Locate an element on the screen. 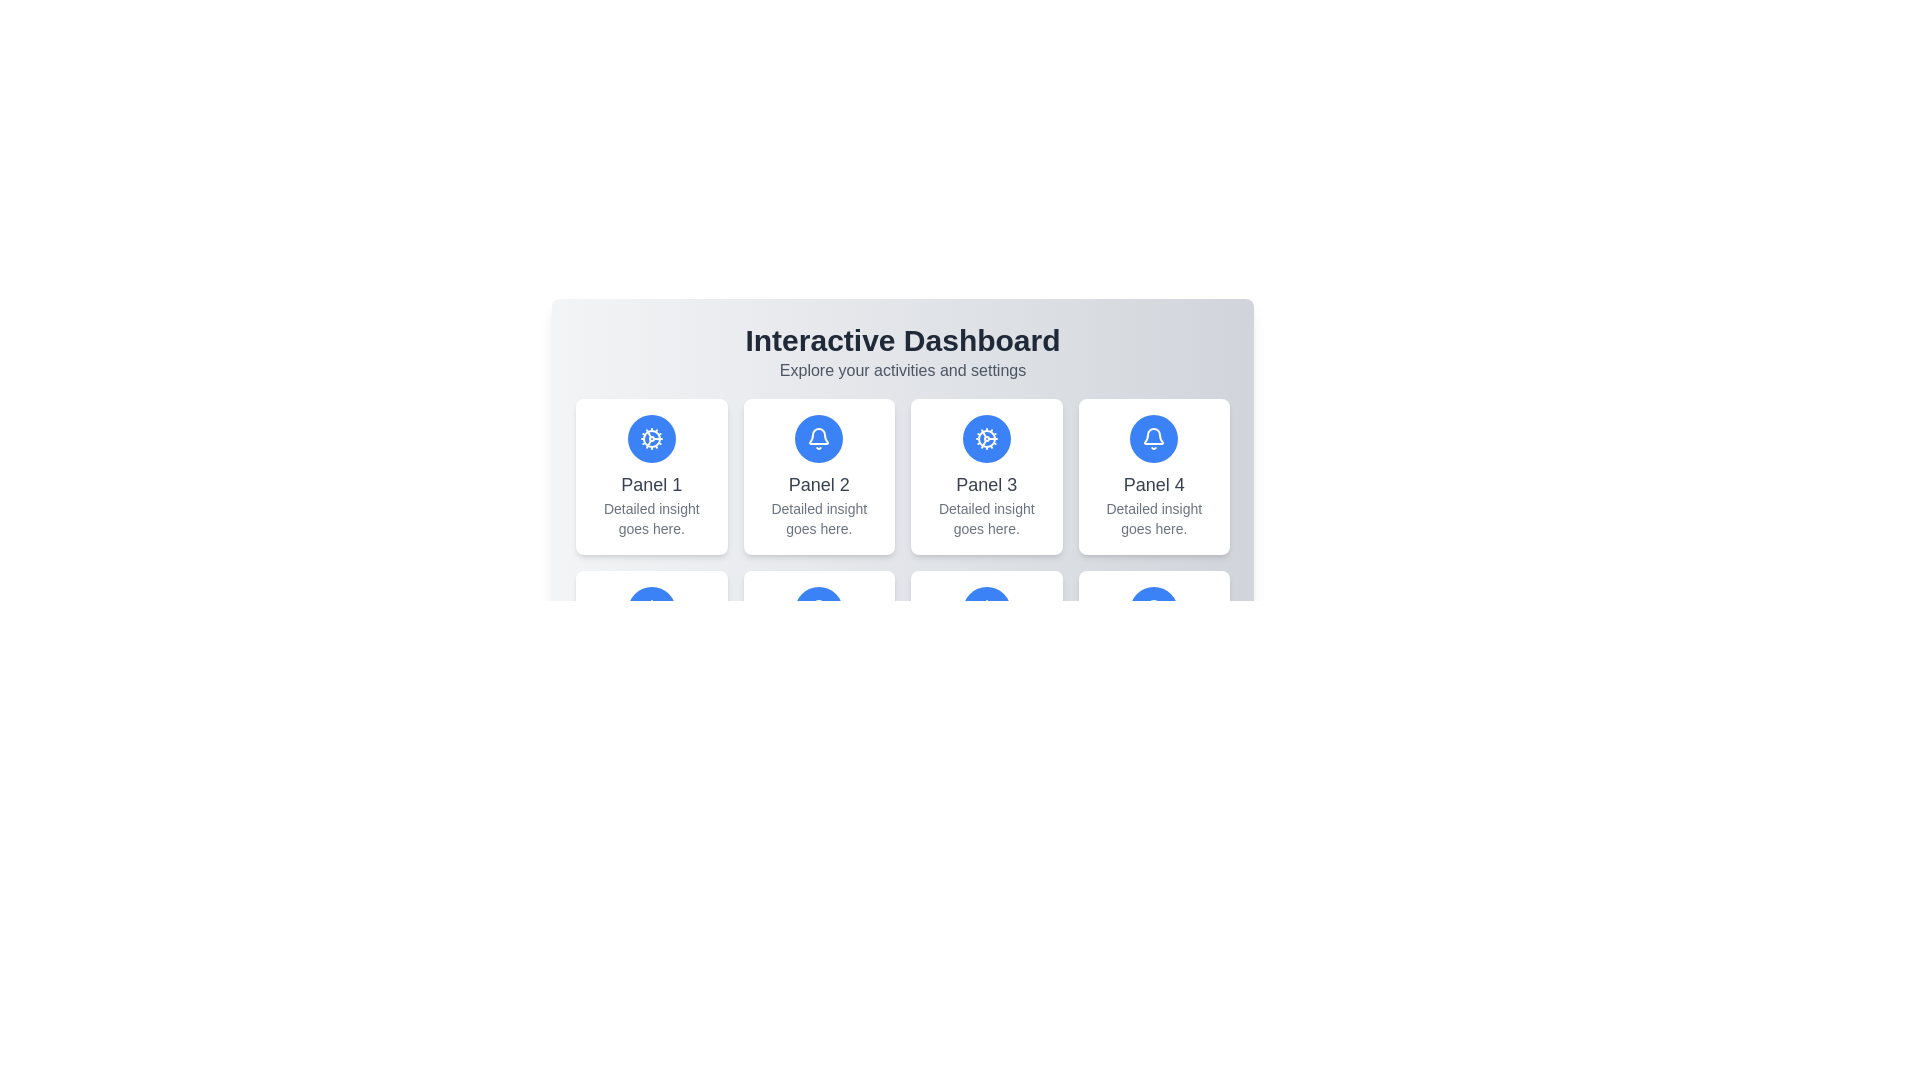 Image resolution: width=1920 pixels, height=1080 pixels. the text label 'Panel 2' which is styled with a large font size and gray color, located in the second card of a grid layout is located at coordinates (819, 485).